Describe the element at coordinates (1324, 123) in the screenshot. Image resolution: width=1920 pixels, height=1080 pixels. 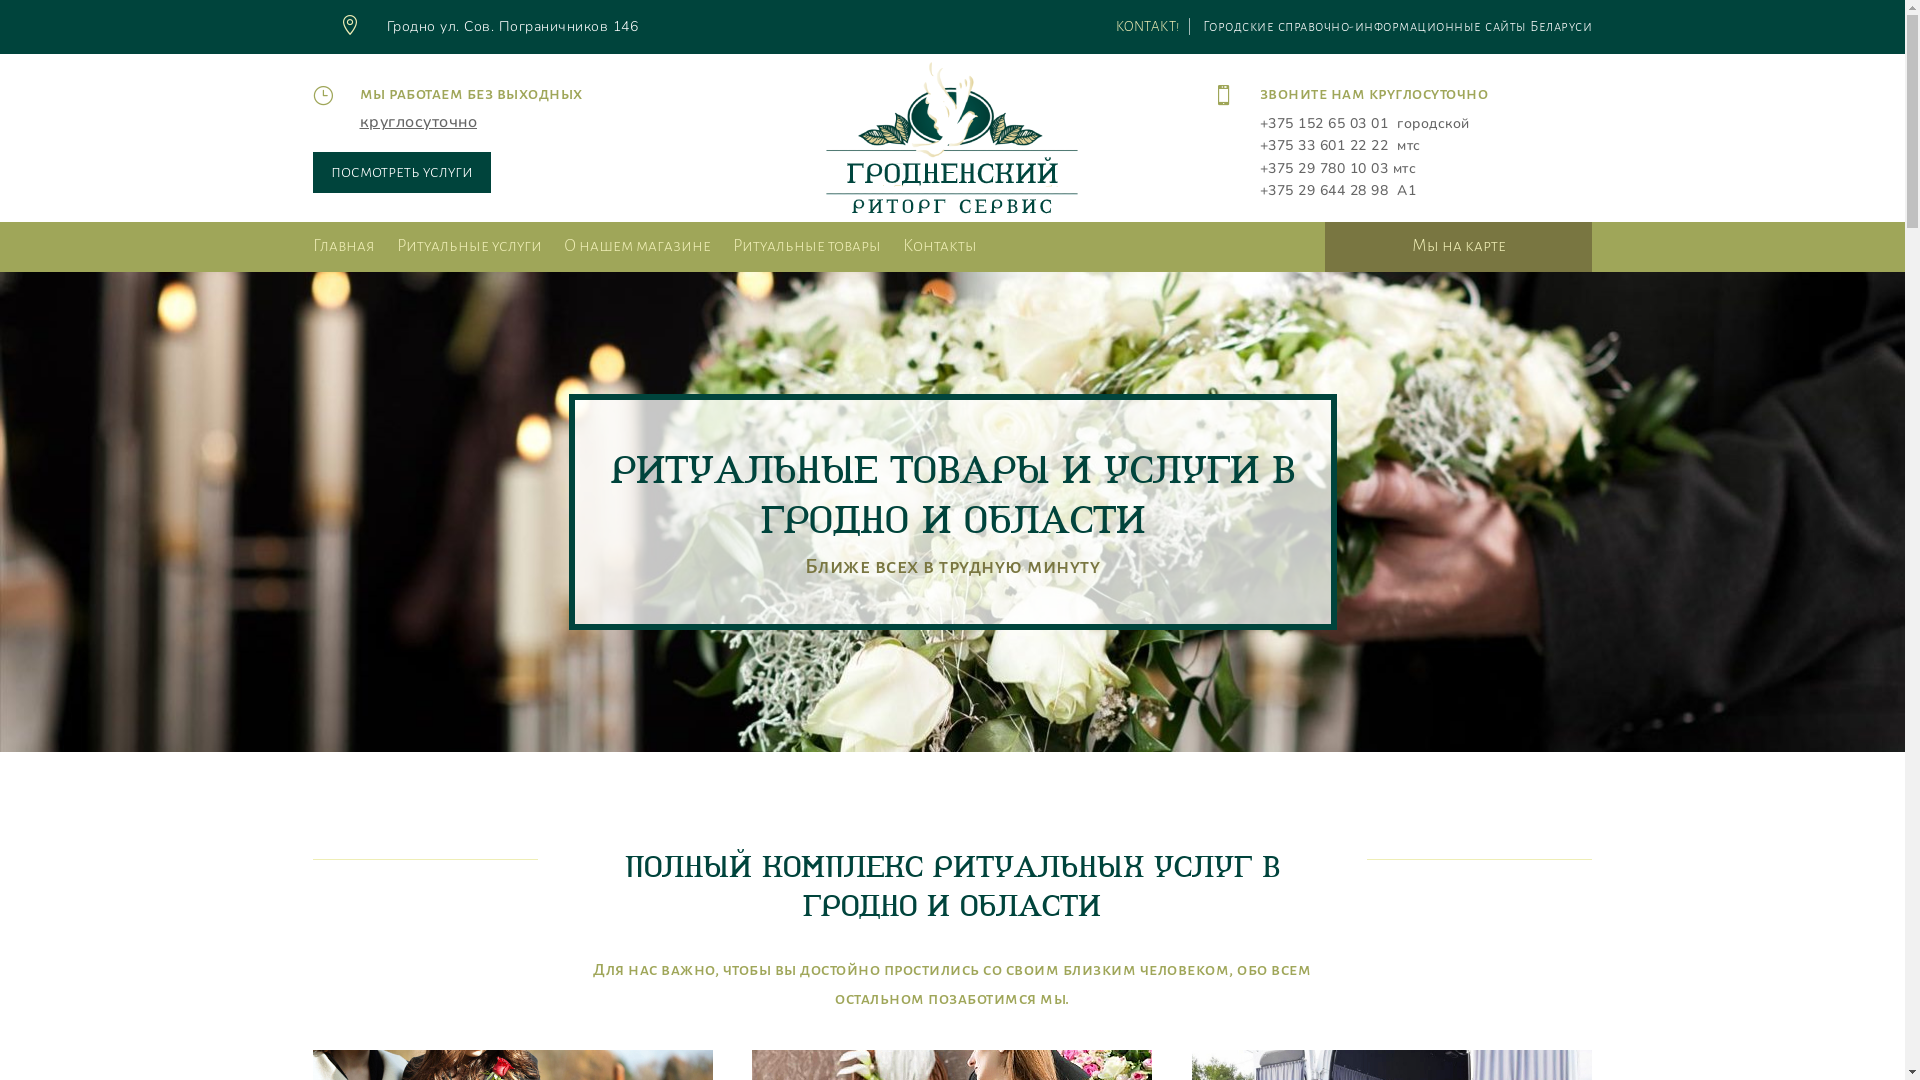
I see `'+375 152 65 03 01'` at that location.